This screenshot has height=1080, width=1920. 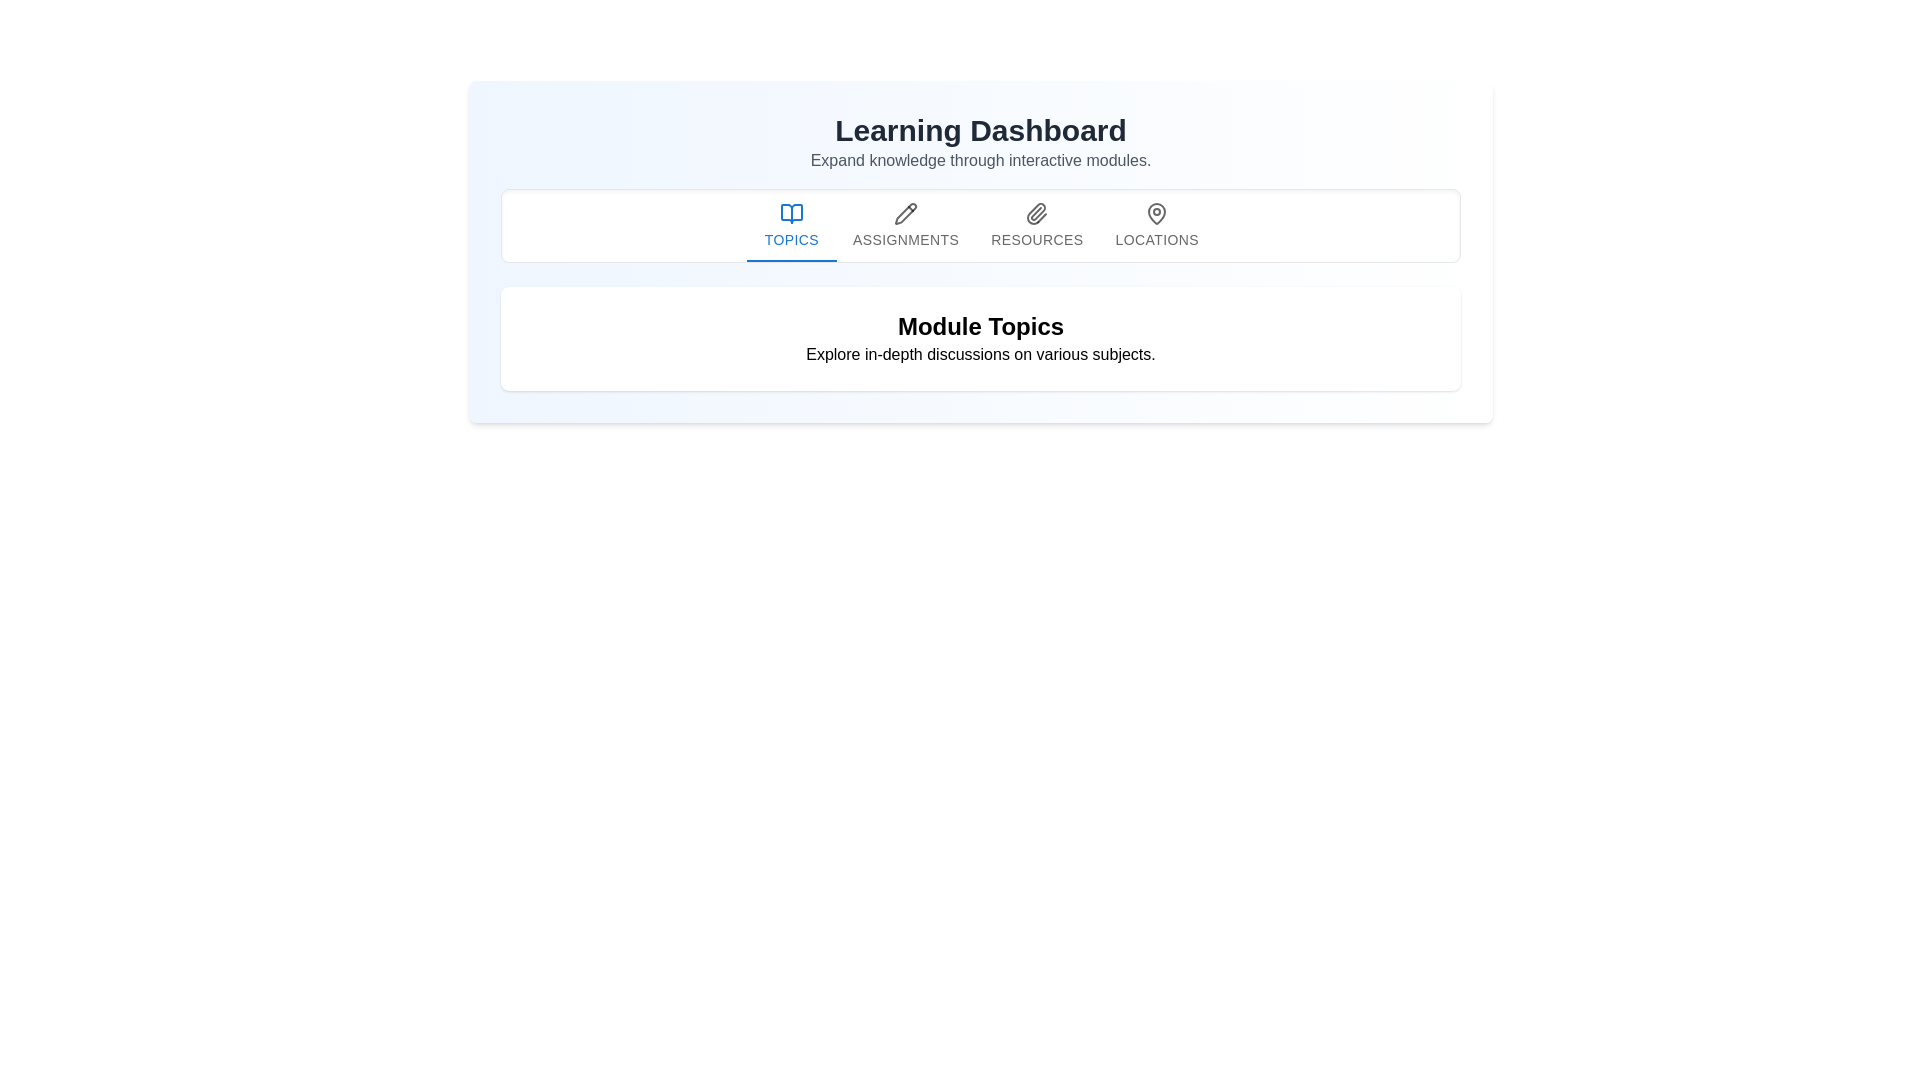 What do you see at coordinates (905, 214) in the screenshot?
I see `the pencil icon located in the 'ASSIGNMENTS' tab of the top navigation menu, which visually overlaps with the 'ASSIGNMENTS' text` at bounding box center [905, 214].